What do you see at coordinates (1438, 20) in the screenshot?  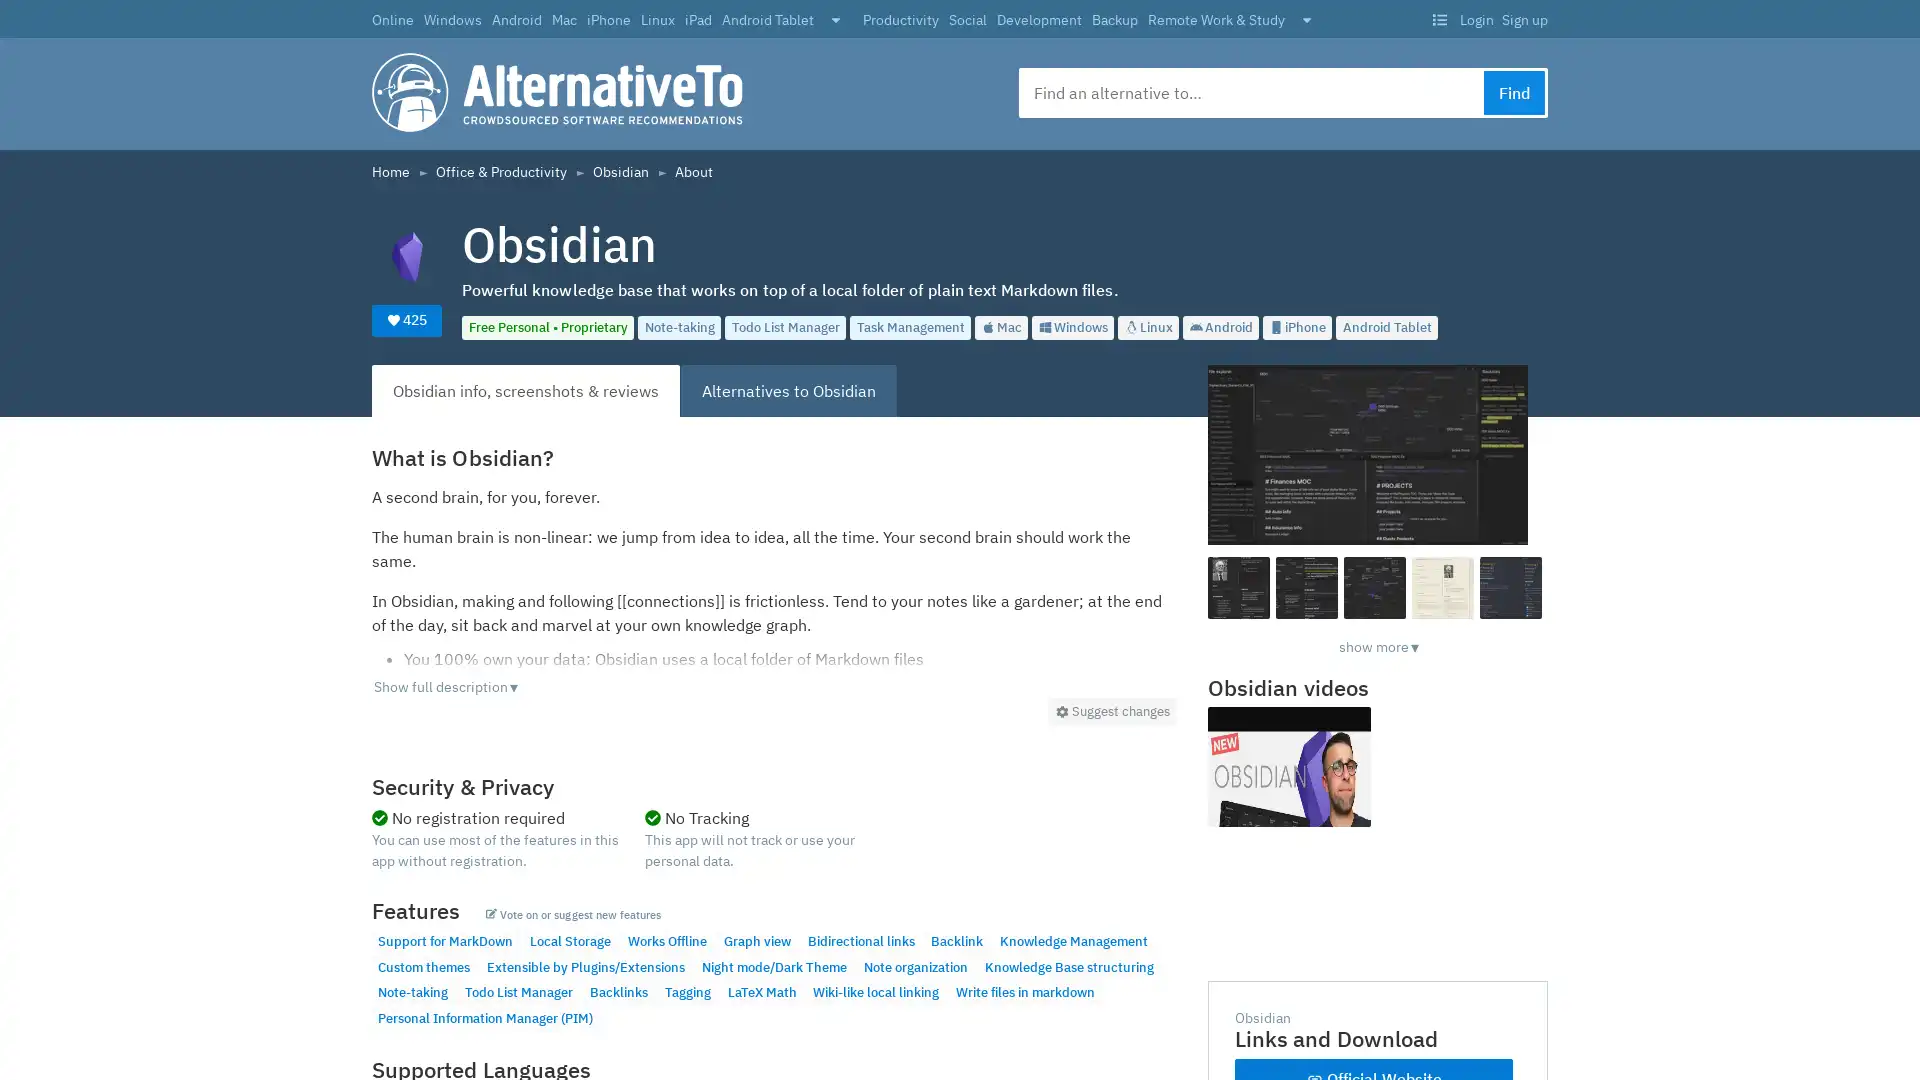 I see `Show Custom Lists` at bounding box center [1438, 20].